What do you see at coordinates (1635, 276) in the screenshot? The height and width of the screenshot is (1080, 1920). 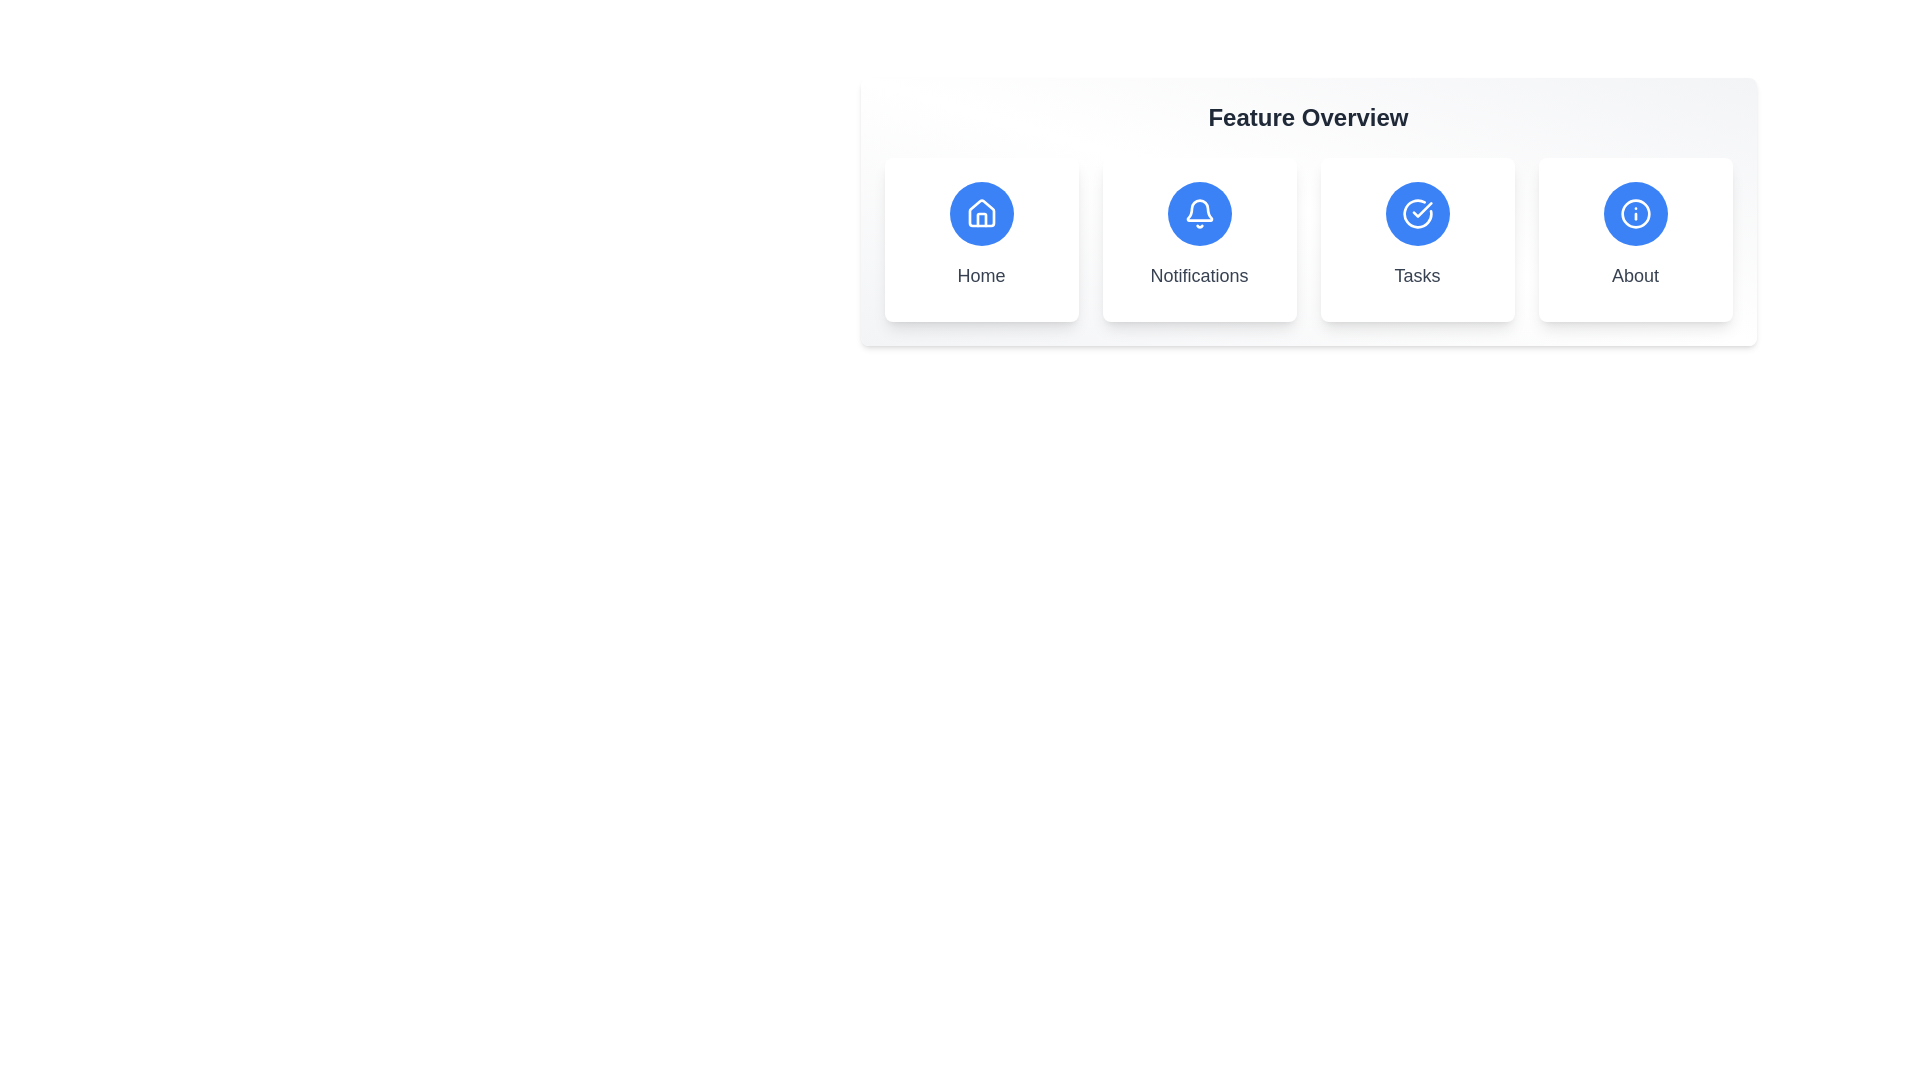 I see `the static text label that serves as the title for the 'About' section, located at the bottom center of the fourth card in a horizontal row of four cards` at bounding box center [1635, 276].